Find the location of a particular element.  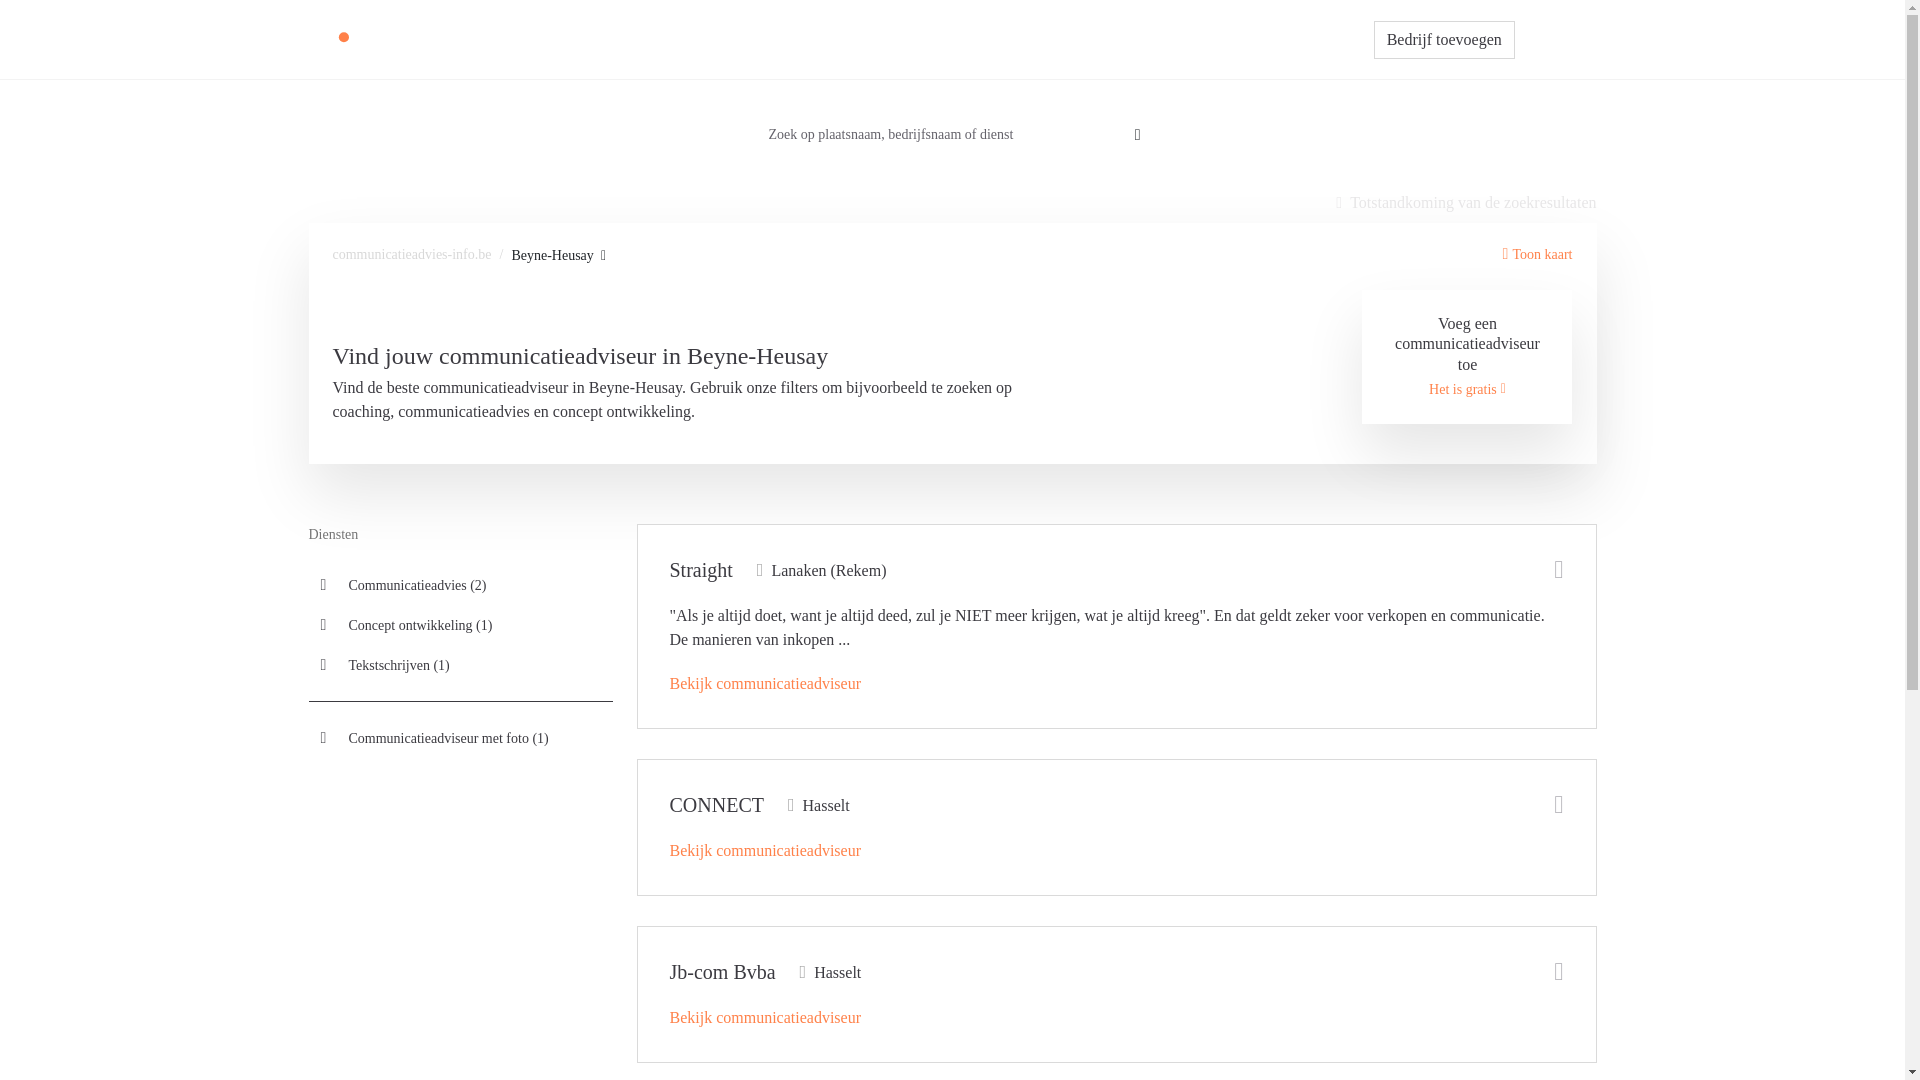

'Bekijk communicatieadviseur' is located at coordinates (765, 682).